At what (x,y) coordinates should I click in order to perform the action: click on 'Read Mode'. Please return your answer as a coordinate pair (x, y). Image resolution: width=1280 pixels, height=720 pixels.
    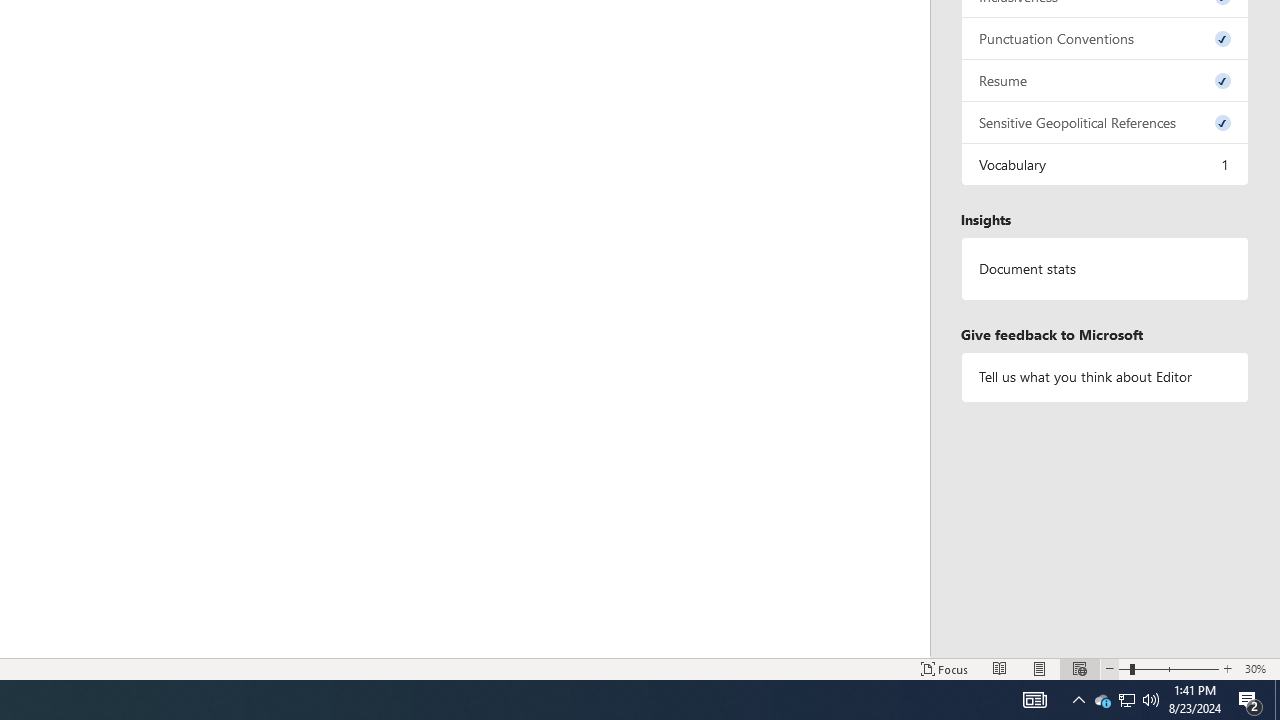
    Looking at the image, I should click on (1000, 669).